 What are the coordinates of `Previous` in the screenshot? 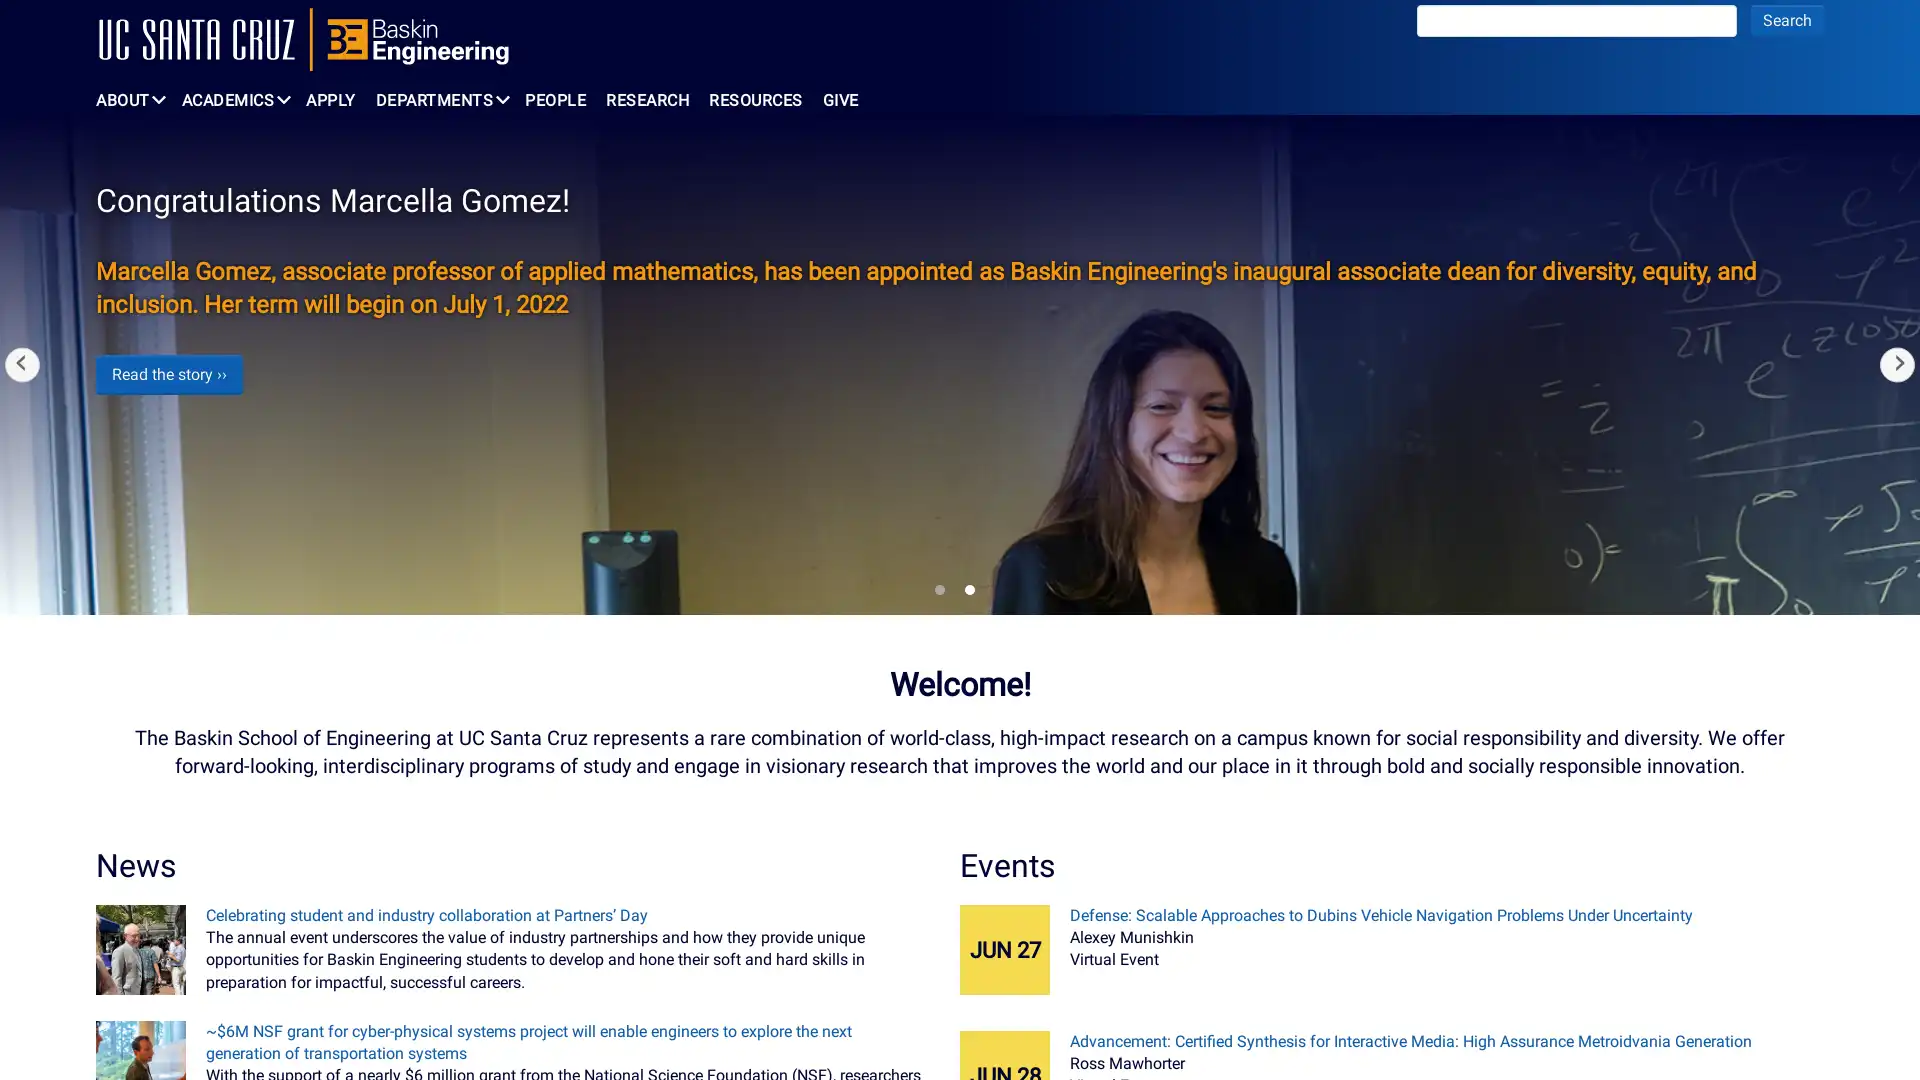 It's located at (22, 364).